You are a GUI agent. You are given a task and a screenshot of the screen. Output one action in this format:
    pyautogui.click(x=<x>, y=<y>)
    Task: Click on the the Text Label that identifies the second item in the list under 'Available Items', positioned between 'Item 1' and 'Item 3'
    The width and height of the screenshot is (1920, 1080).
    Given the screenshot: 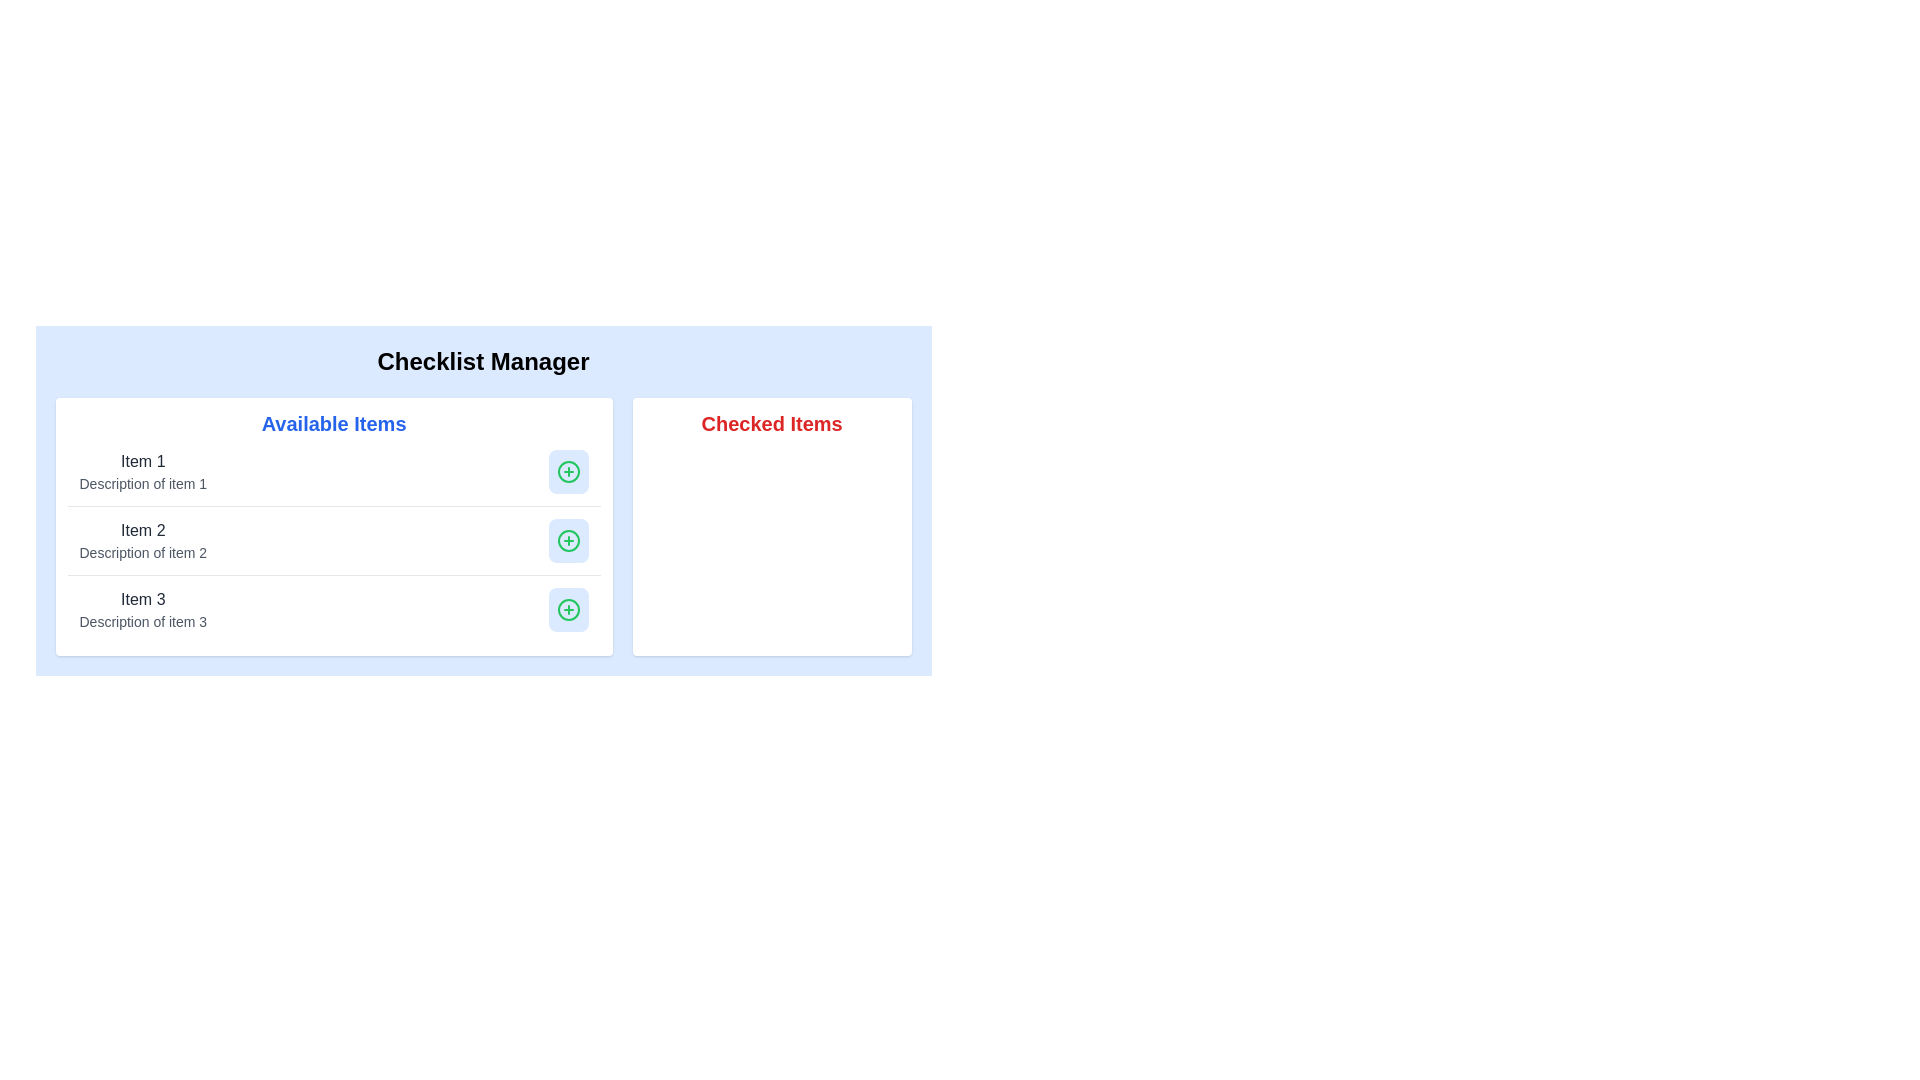 What is the action you would take?
    pyautogui.click(x=142, y=530)
    